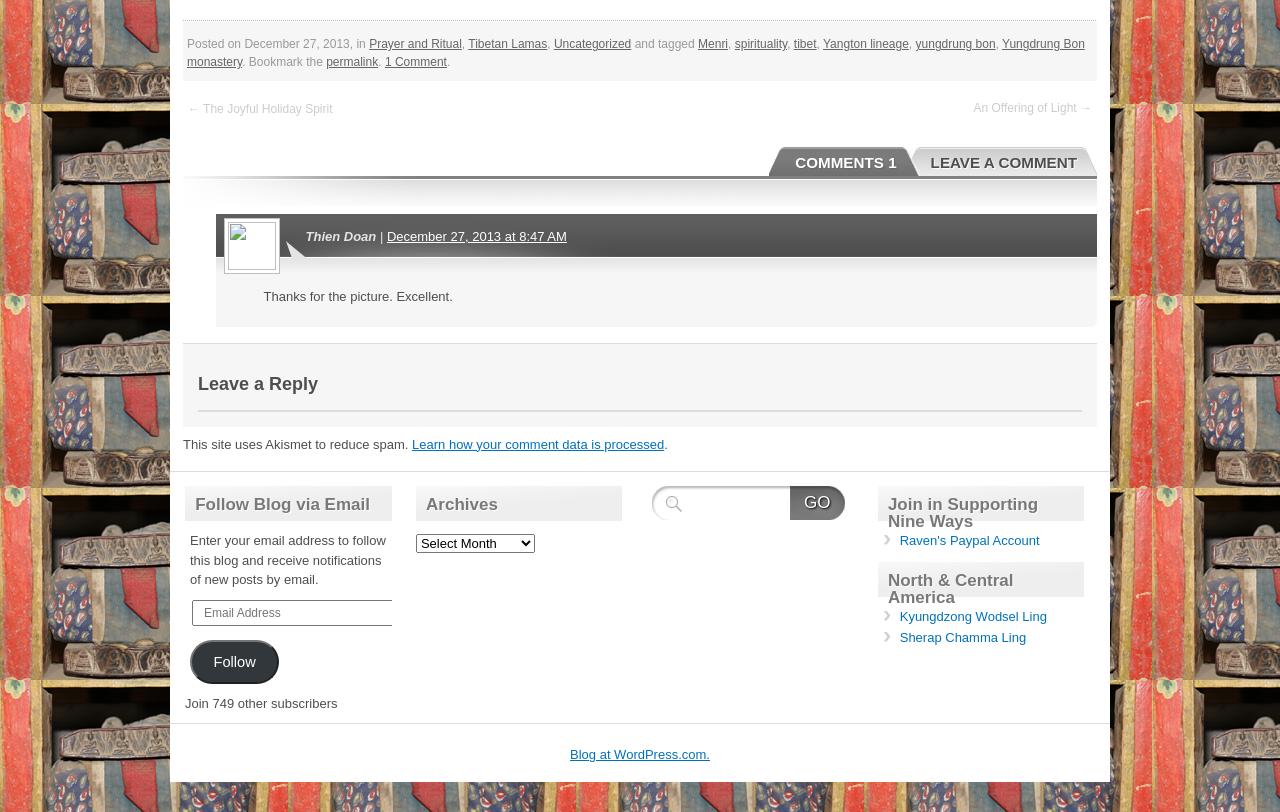  Describe the element at coordinates (954, 44) in the screenshot. I see `'yungdrung bon'` at that location.